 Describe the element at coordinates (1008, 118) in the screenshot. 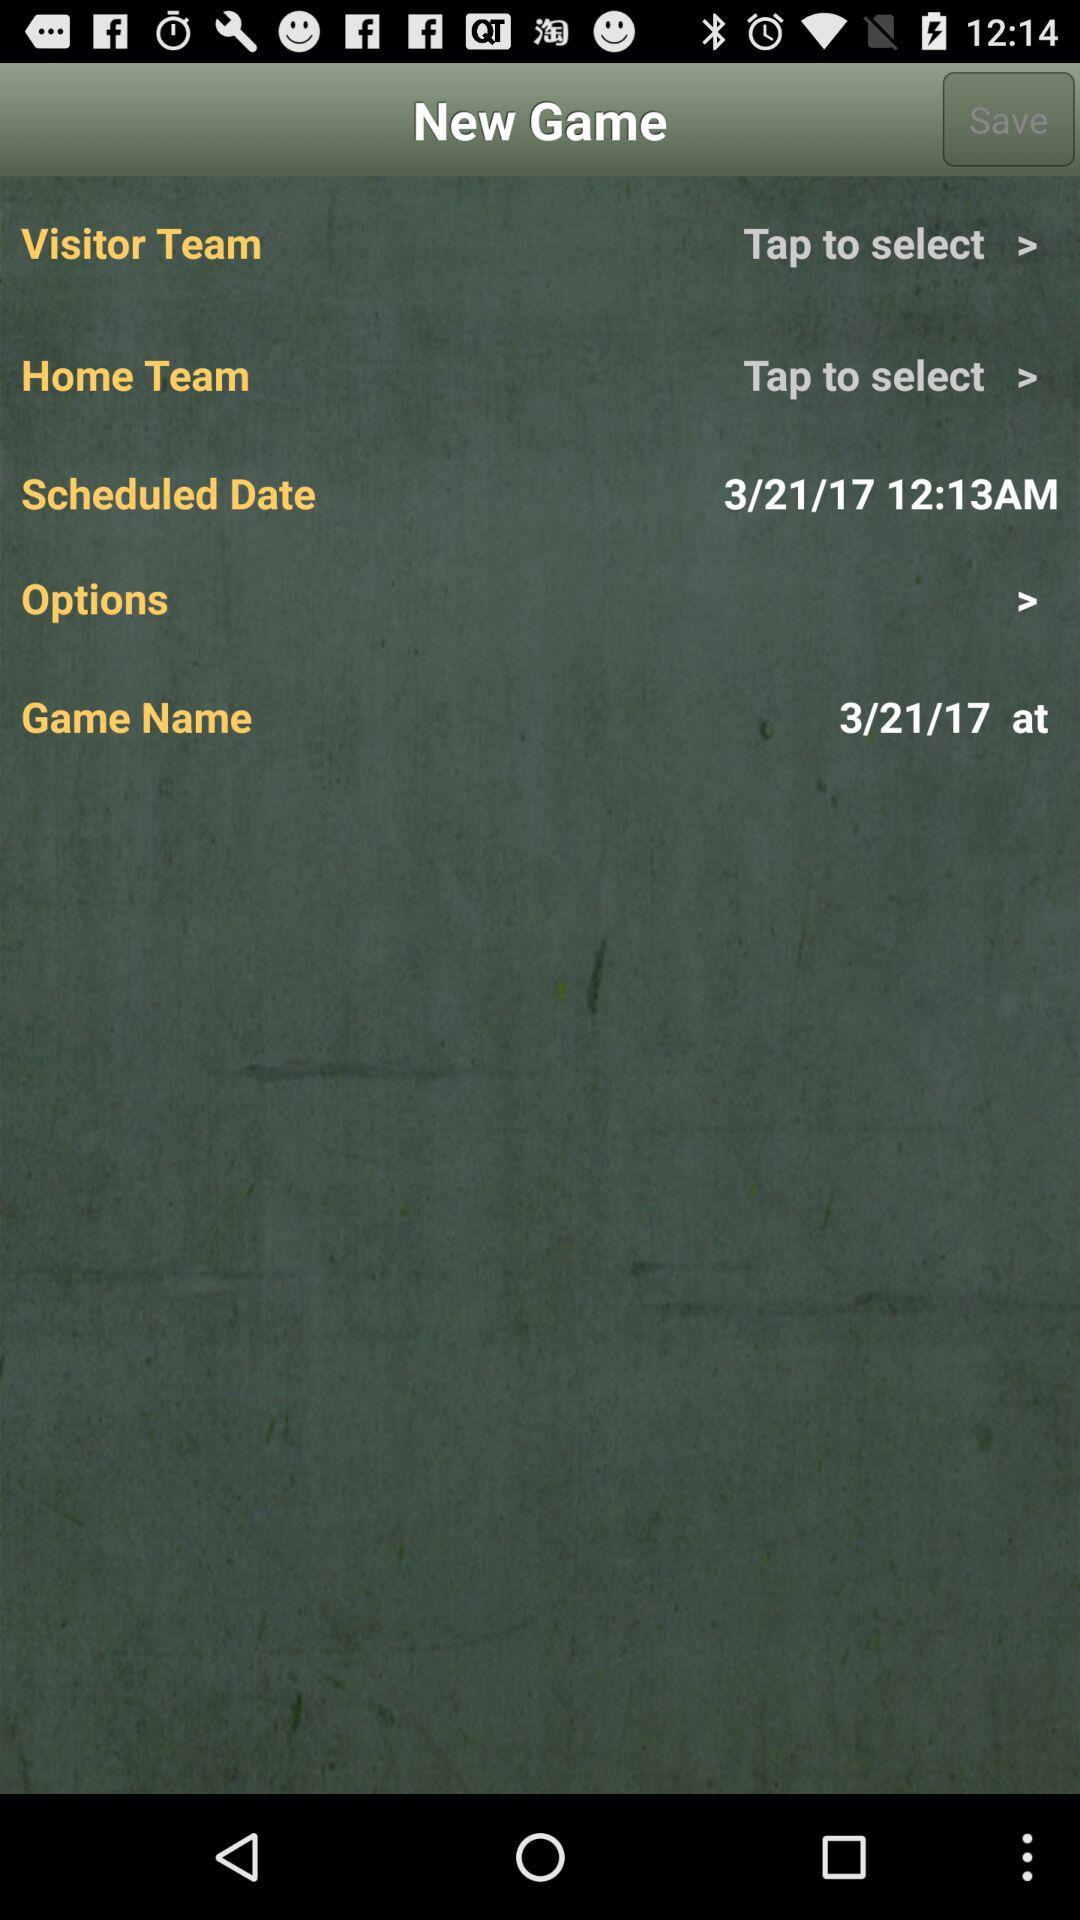

I see `the app to the right of new game app` at that location.